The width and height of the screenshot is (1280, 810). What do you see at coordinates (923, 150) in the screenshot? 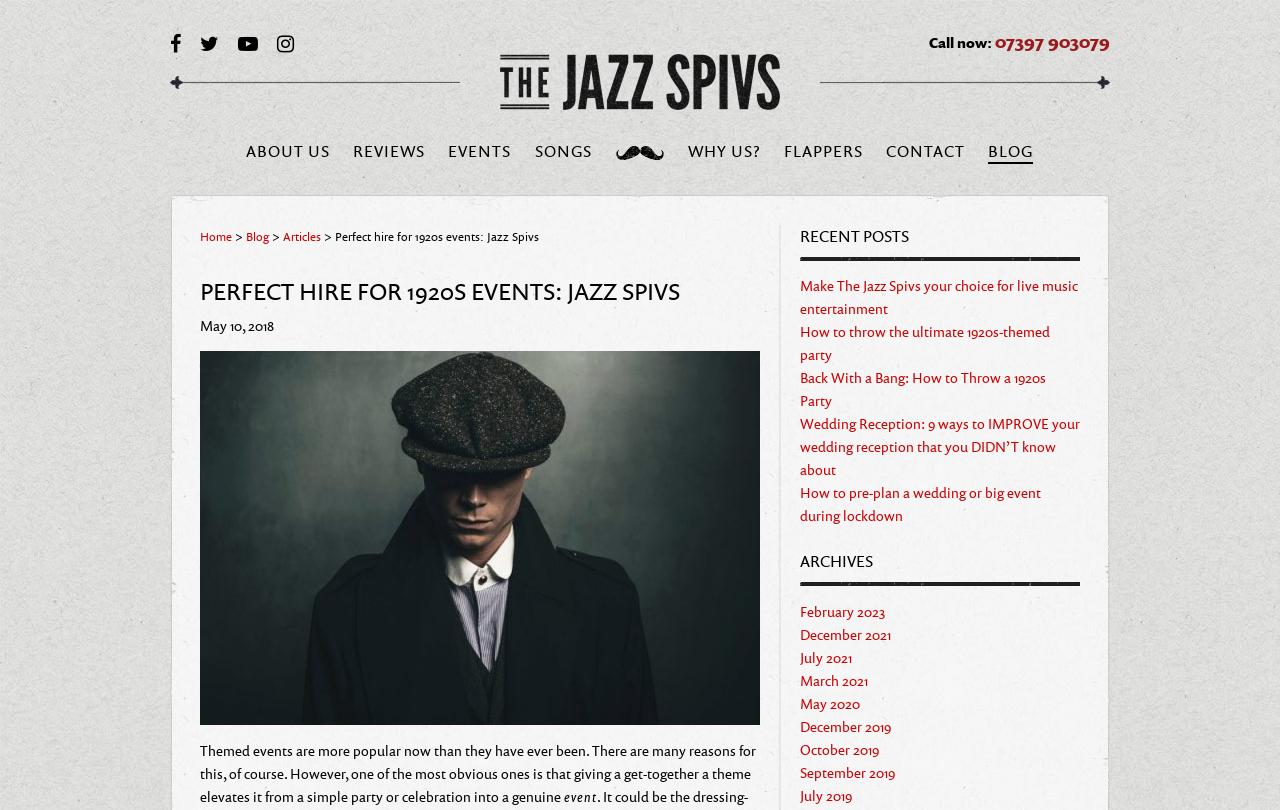
I see `'Contact'` at bounding box center [923, 150].